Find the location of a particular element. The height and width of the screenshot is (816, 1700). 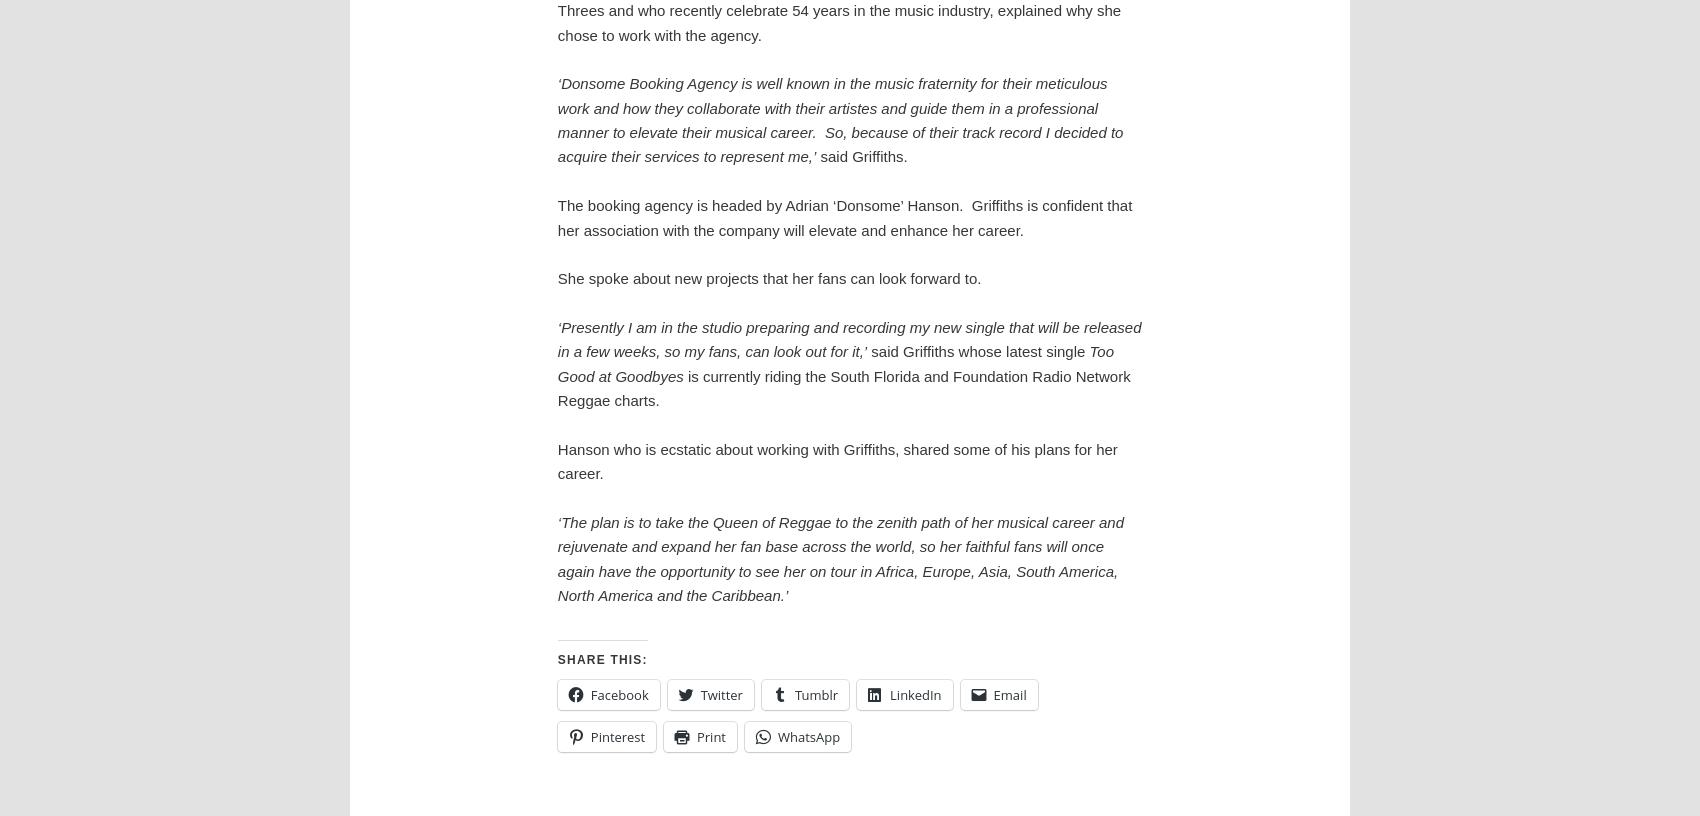

'‘The plan is to take the Queen of Reggae to the zenith path of her musical career and rejuvenate and expand her fan base across the world, so her faithful fans will once again have the opportunity to see her on tour in Africa, Europe, Asia, South America, North America and the Caribbean.’' is located at coordinates (839, 558).